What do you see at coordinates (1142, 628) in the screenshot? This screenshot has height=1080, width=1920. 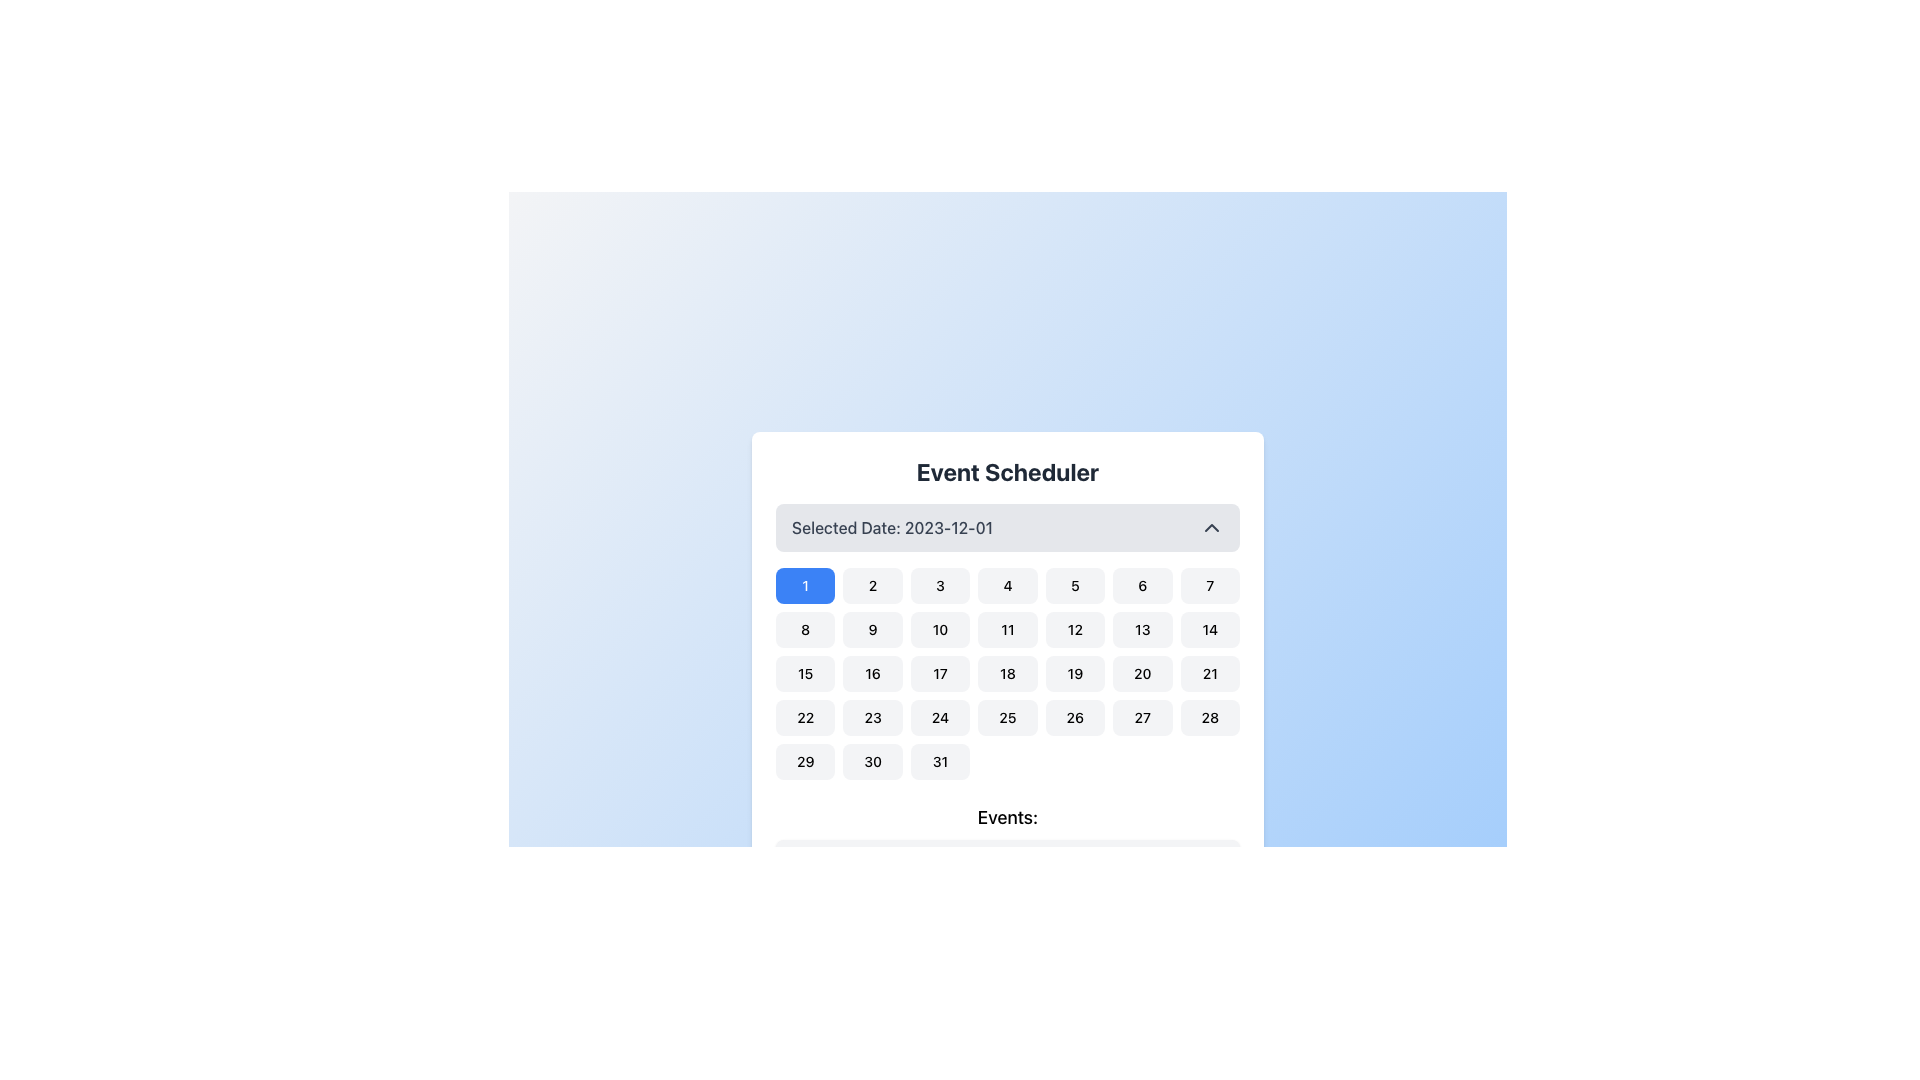 I see `the button labeled '13' which is a rounded rectangular shape on a light gray background, located under the 'Event Scheduler' header in the calendar view` at bounding box center [1142, 628].